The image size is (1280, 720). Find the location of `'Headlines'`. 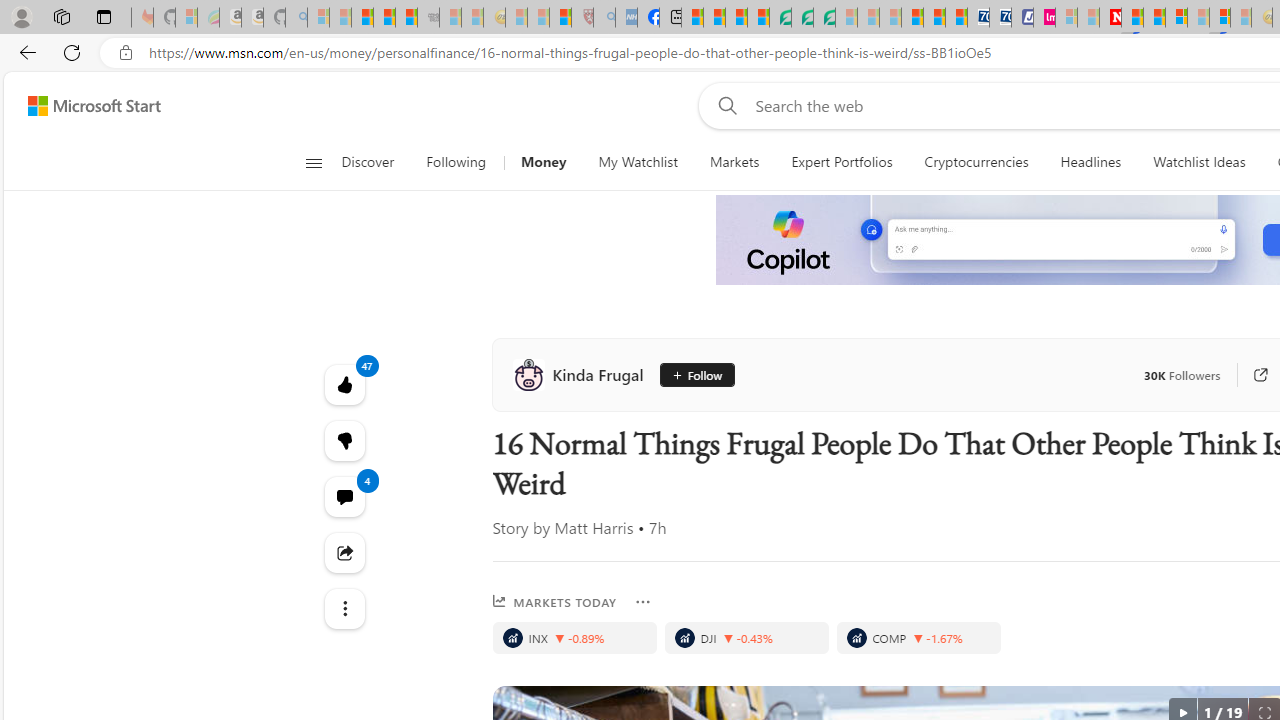

'Headlines' is located at coordinates (1090, 162).